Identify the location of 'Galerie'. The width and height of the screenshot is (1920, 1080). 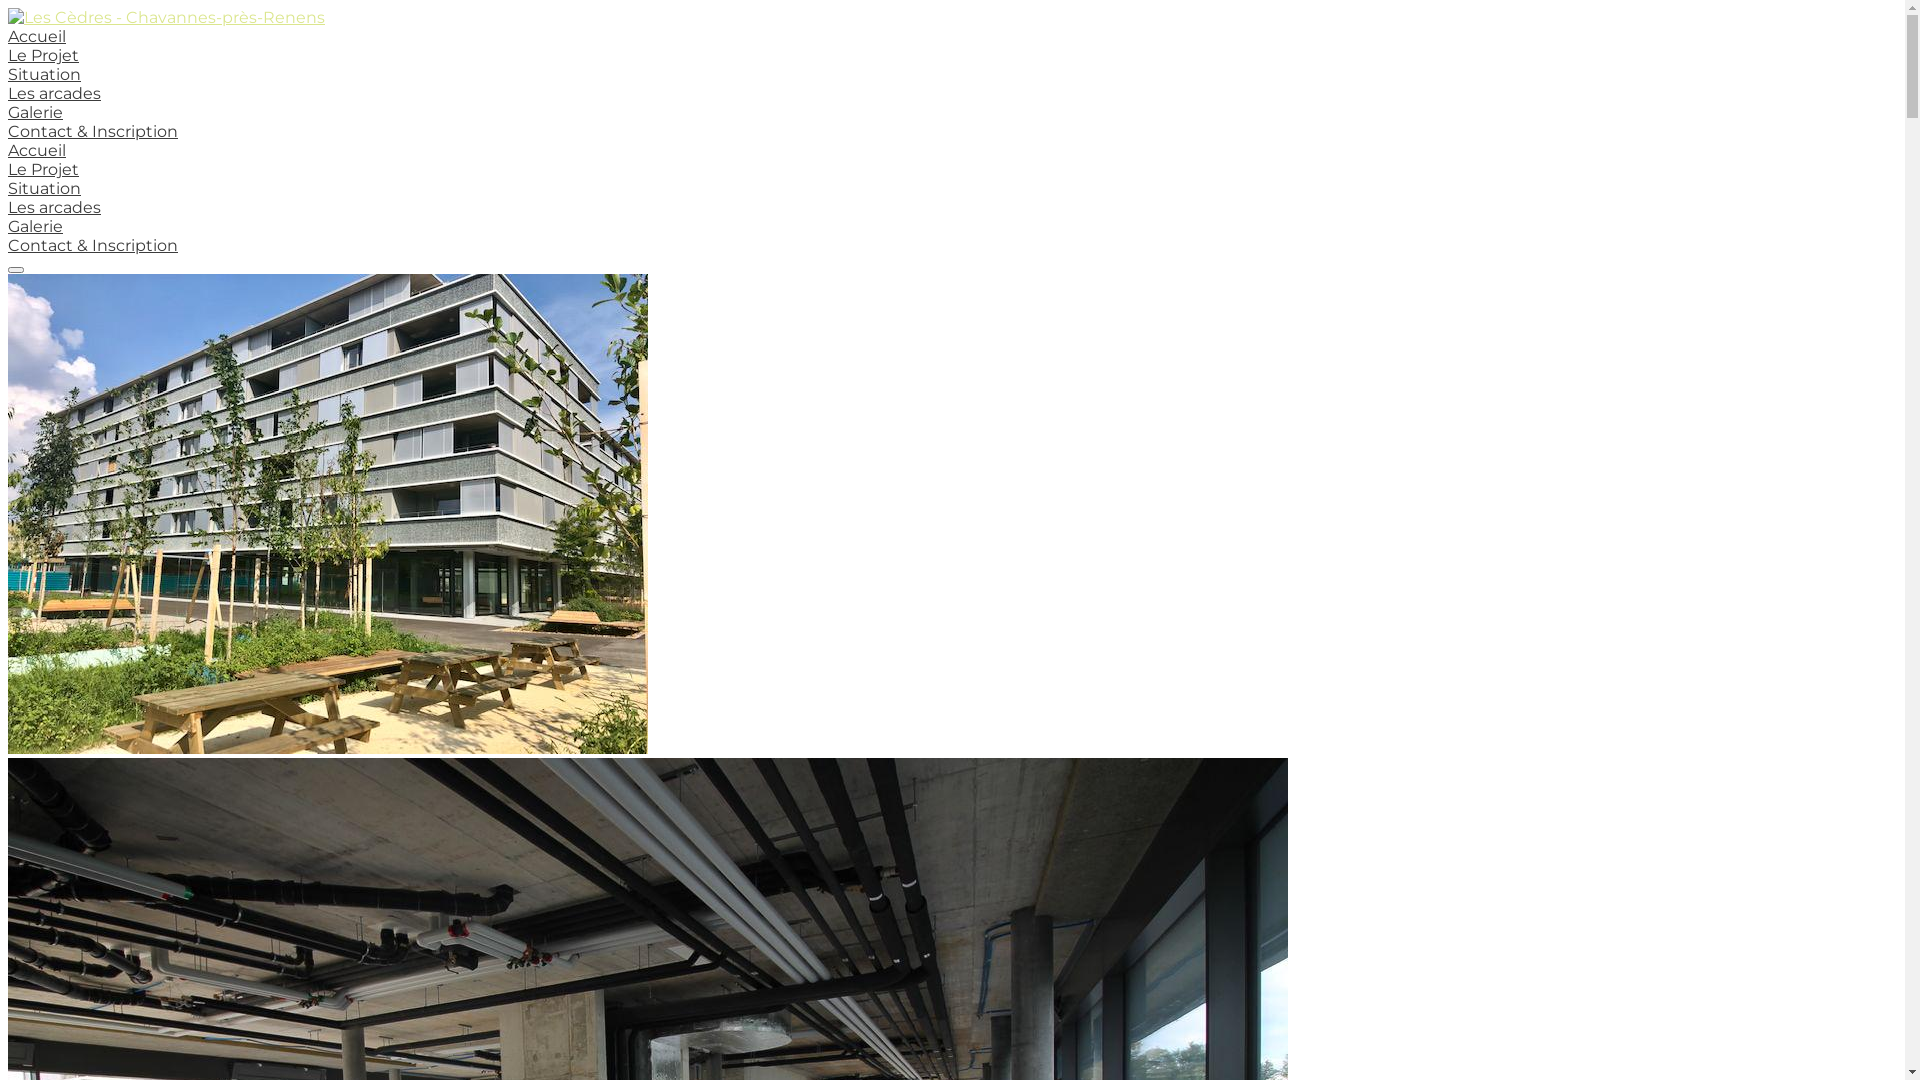
(8, 112).